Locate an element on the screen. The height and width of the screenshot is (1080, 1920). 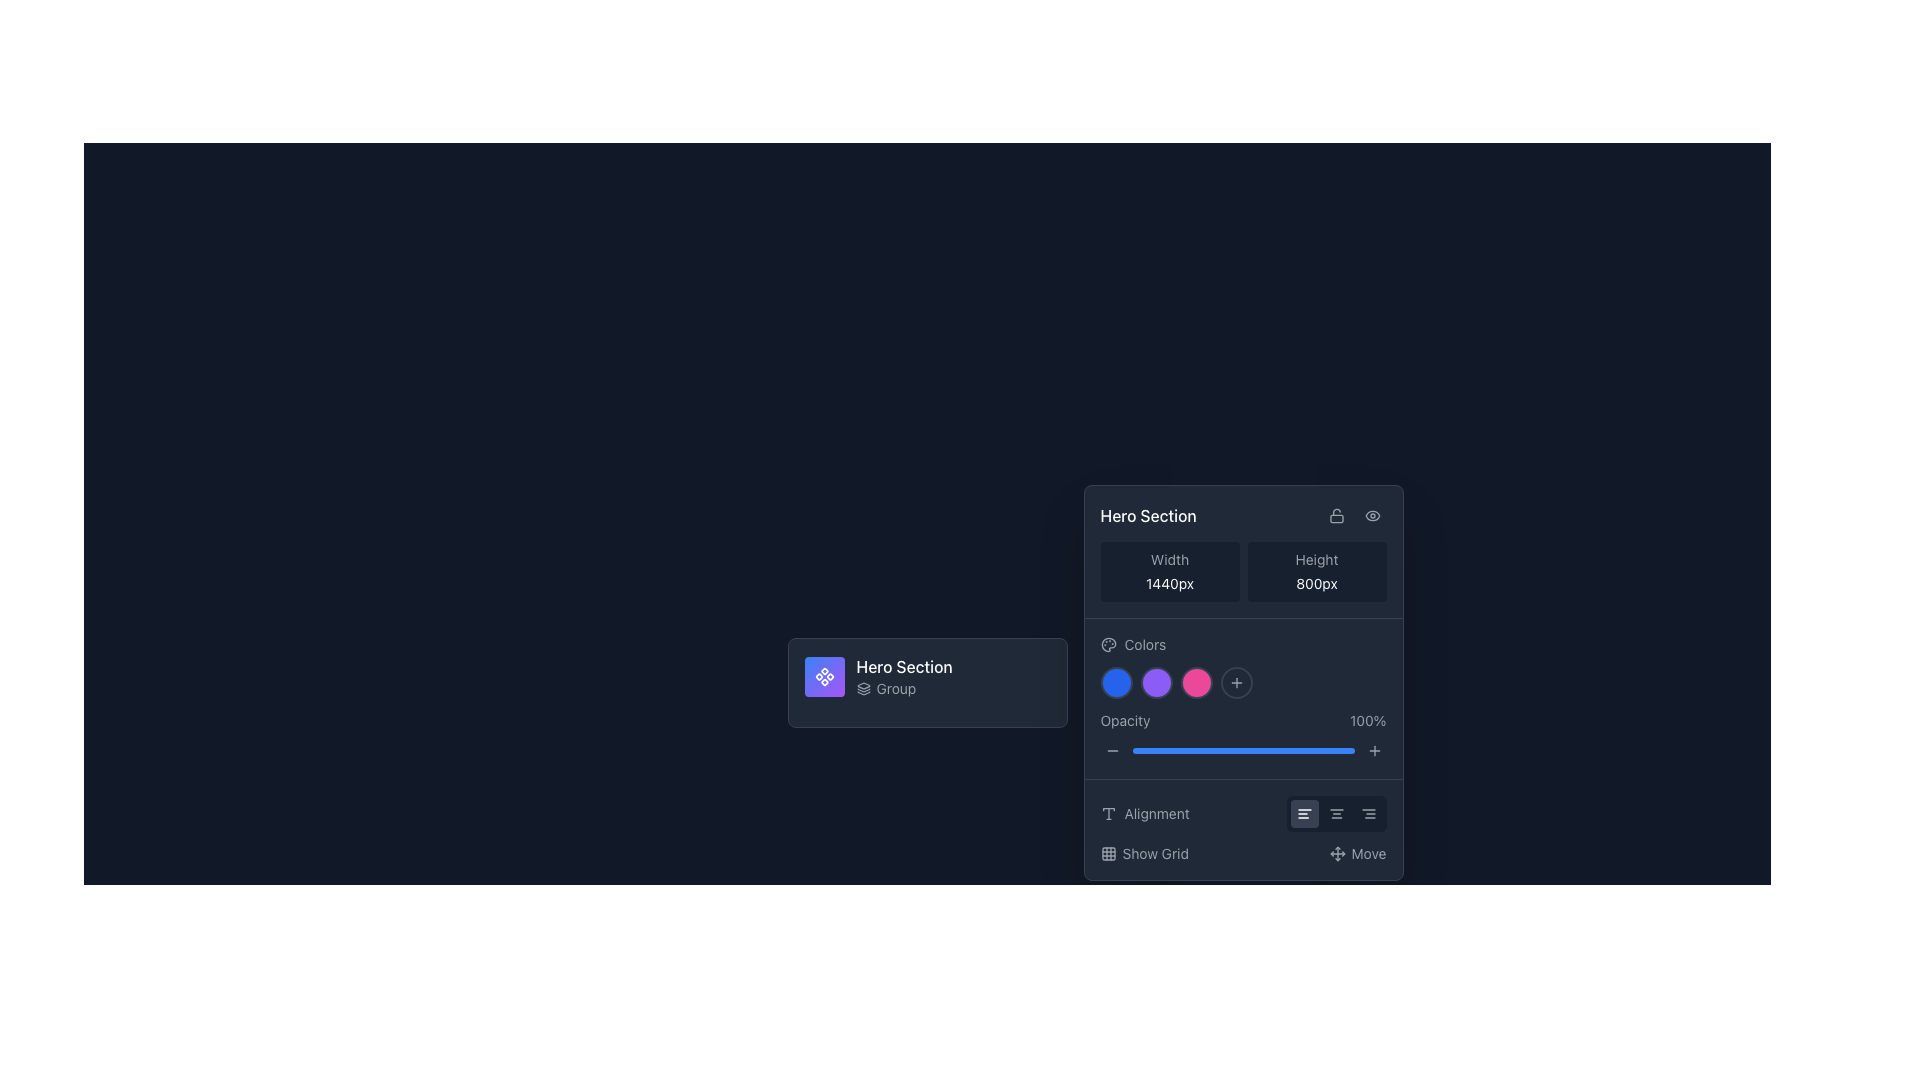
the open lock icon located at the top-right corner of the configuration panel titled 'Hero Section' is located at coordinates (1336, 515).